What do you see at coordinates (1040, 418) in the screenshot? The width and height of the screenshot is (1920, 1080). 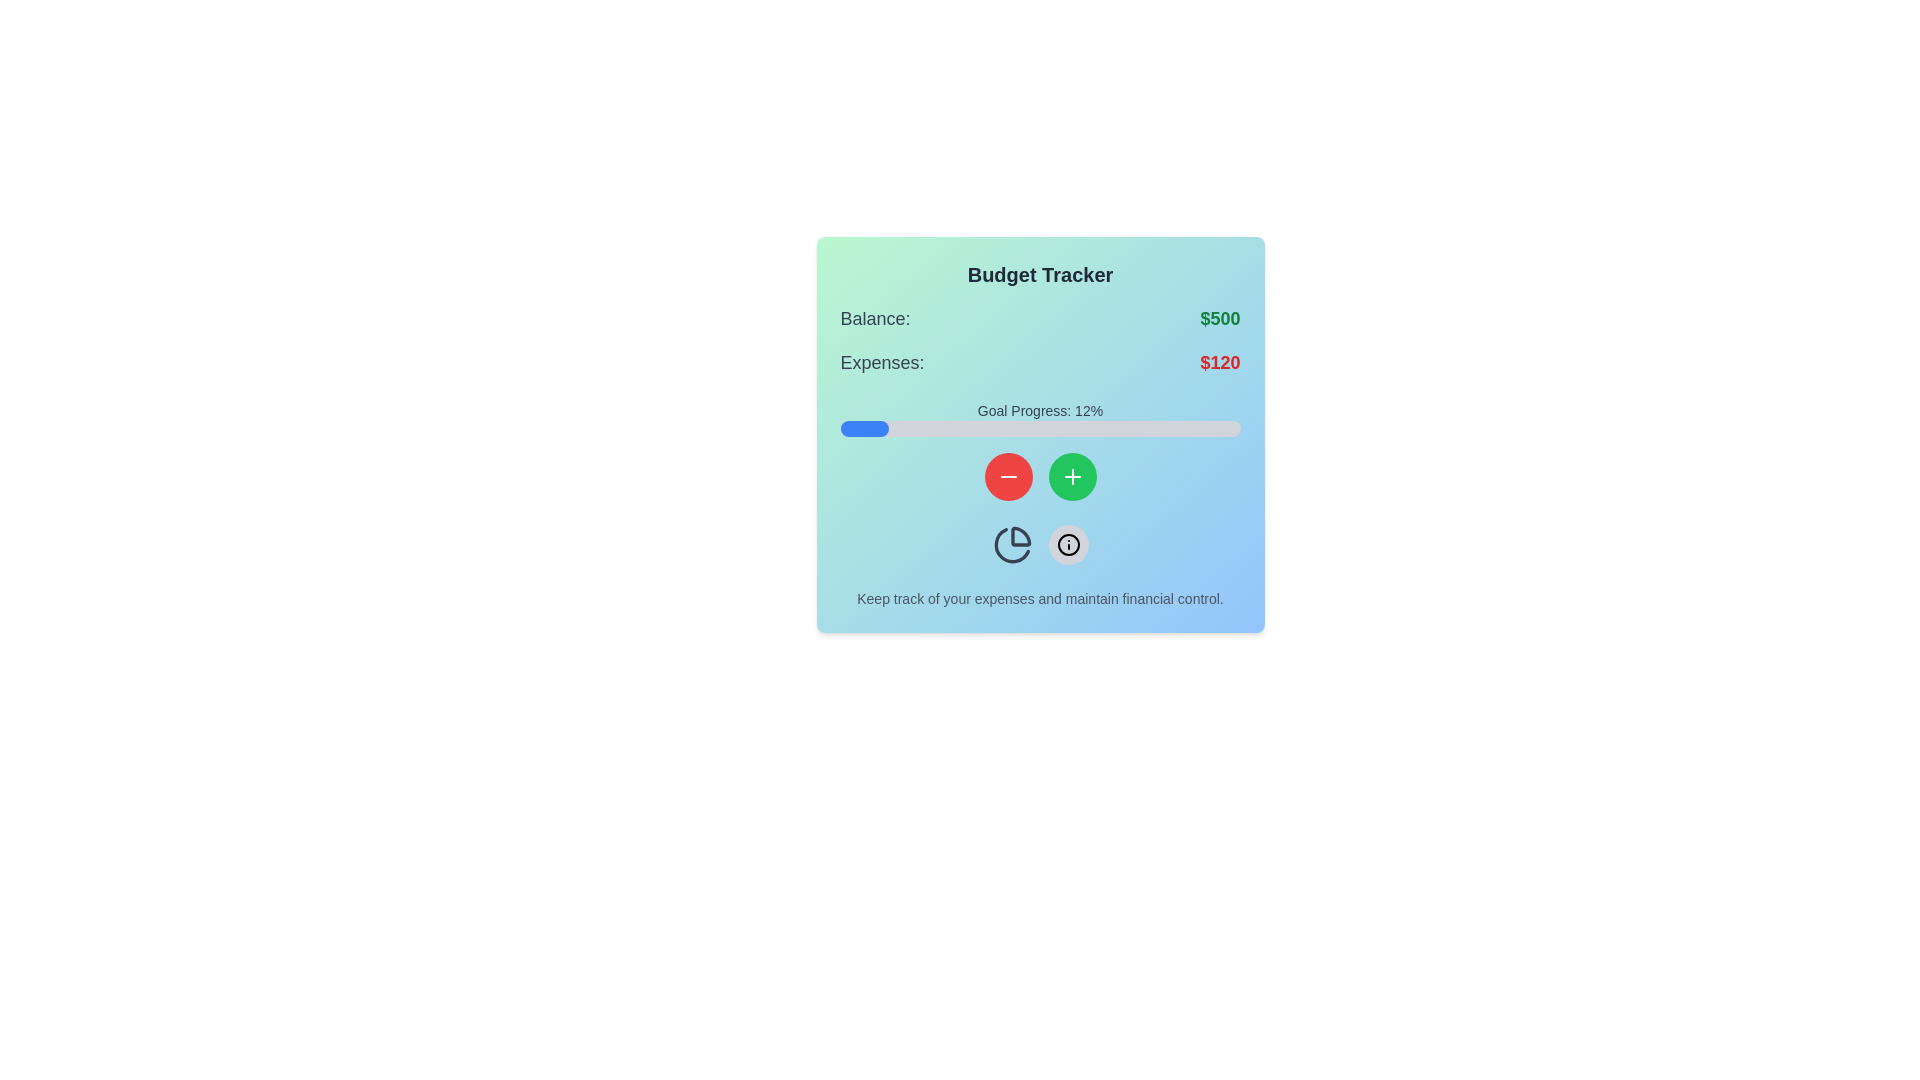 I see `the Progress Indicator with Label in the Budget Tracker card, which visually represents the progress toward a goal with a percentage displayed as text` at bounding box center [1040, 418].